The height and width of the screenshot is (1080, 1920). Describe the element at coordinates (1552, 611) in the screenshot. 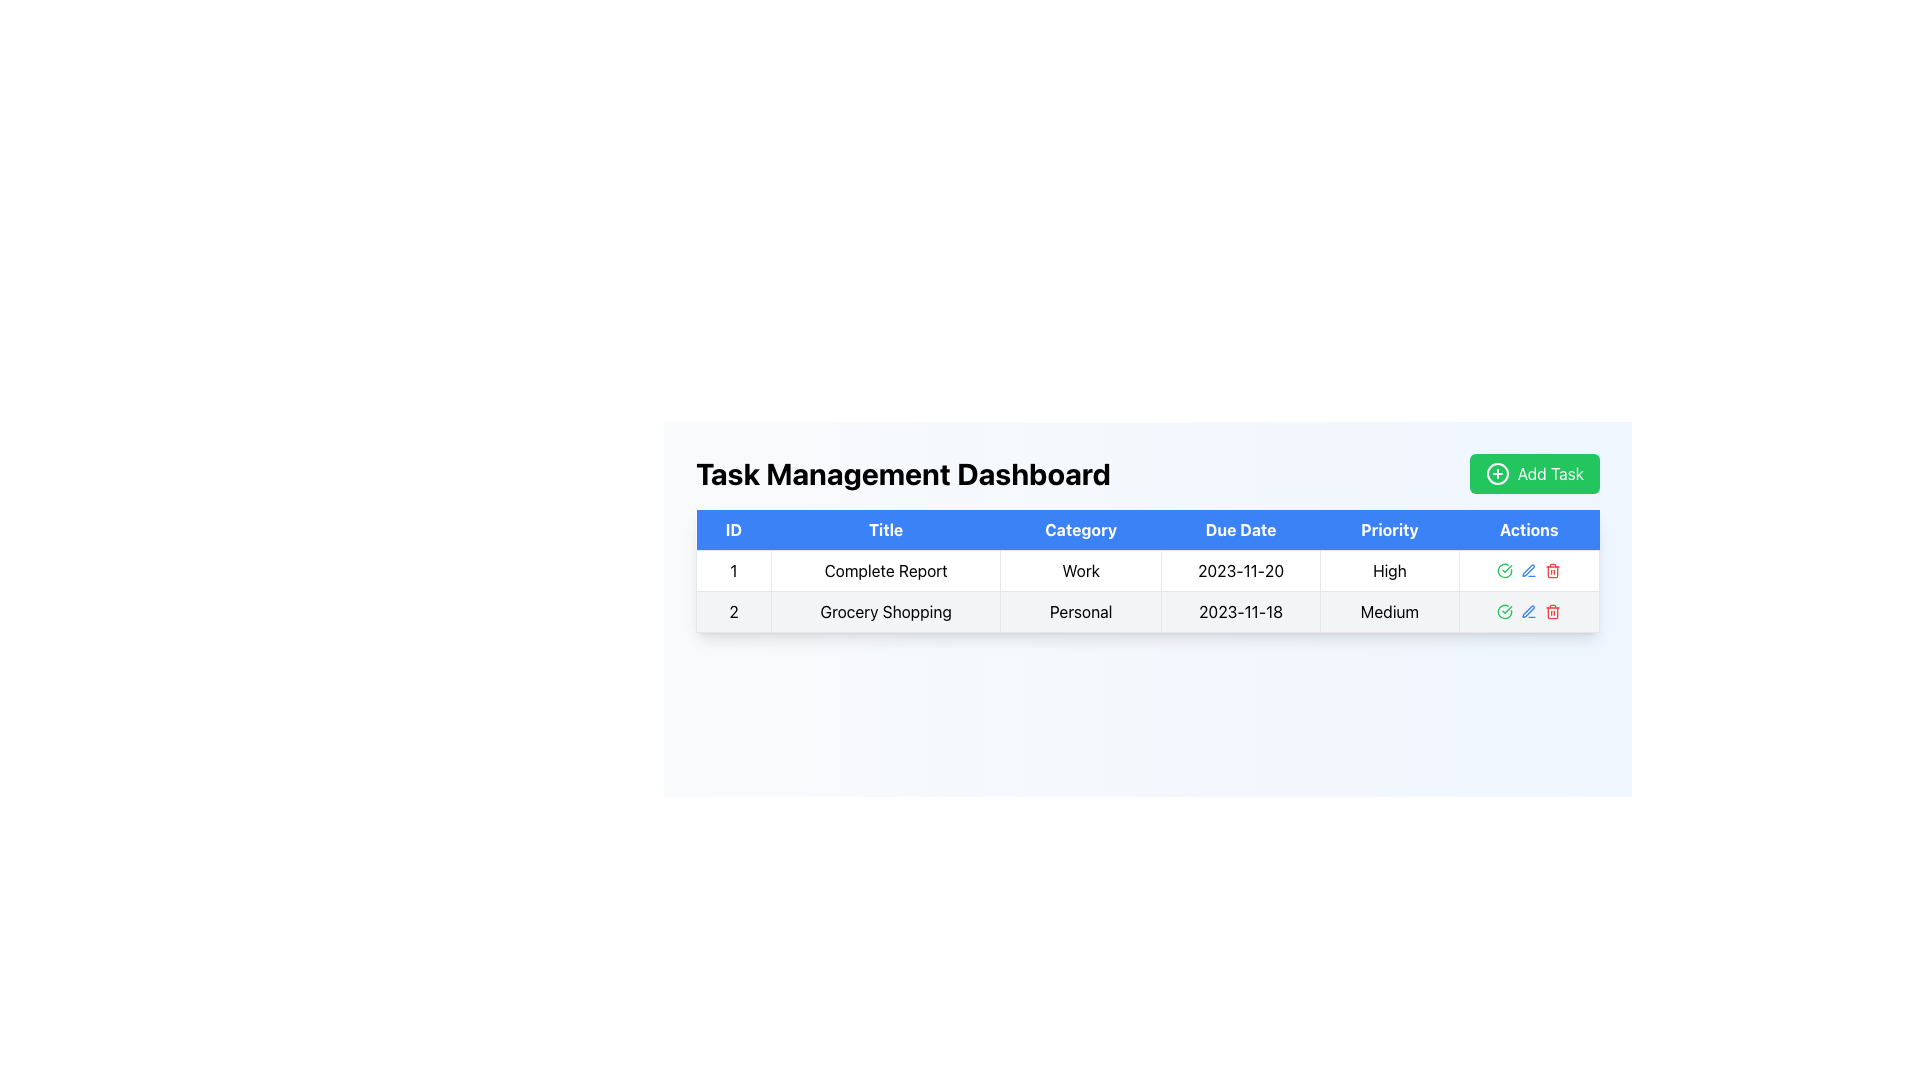

I see `the delete action button icon located in the rightmost column of the second row in the 'Actions' section of the table` at that location.